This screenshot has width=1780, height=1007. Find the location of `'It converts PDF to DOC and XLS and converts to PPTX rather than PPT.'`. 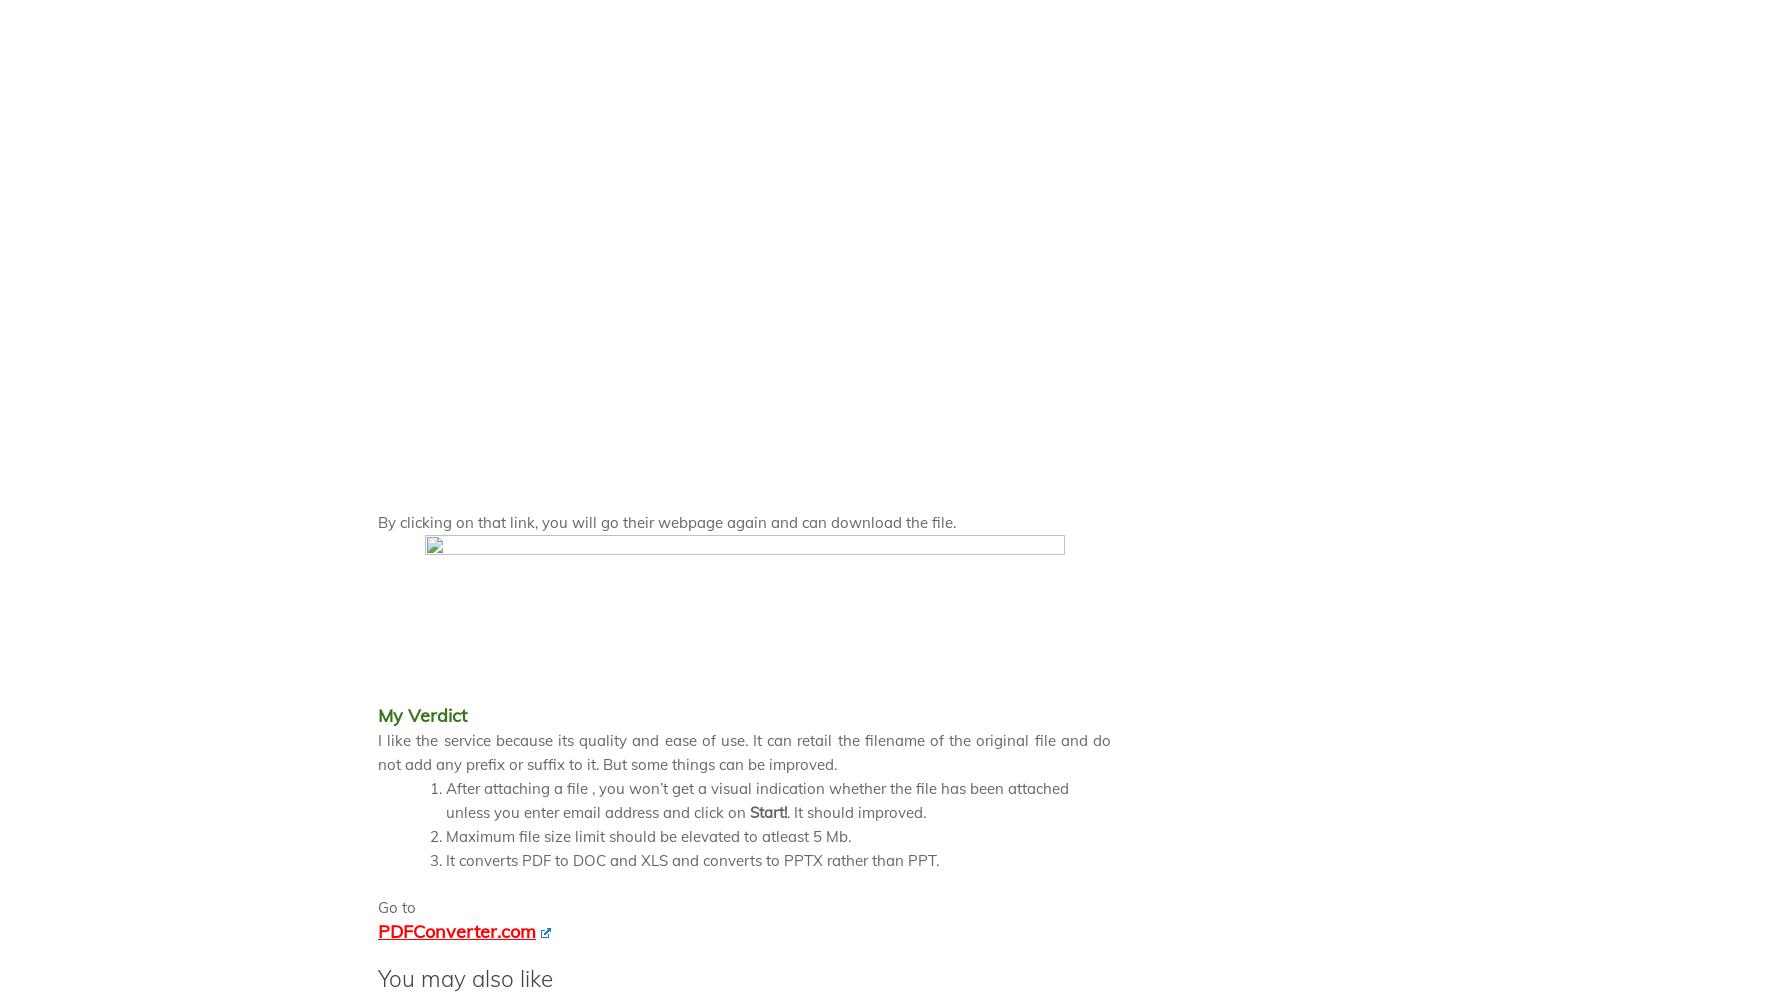

'It converts PDF to DOC and XLS and converts to PPTX rather than PPT.' is located at coordinates (690, 859).